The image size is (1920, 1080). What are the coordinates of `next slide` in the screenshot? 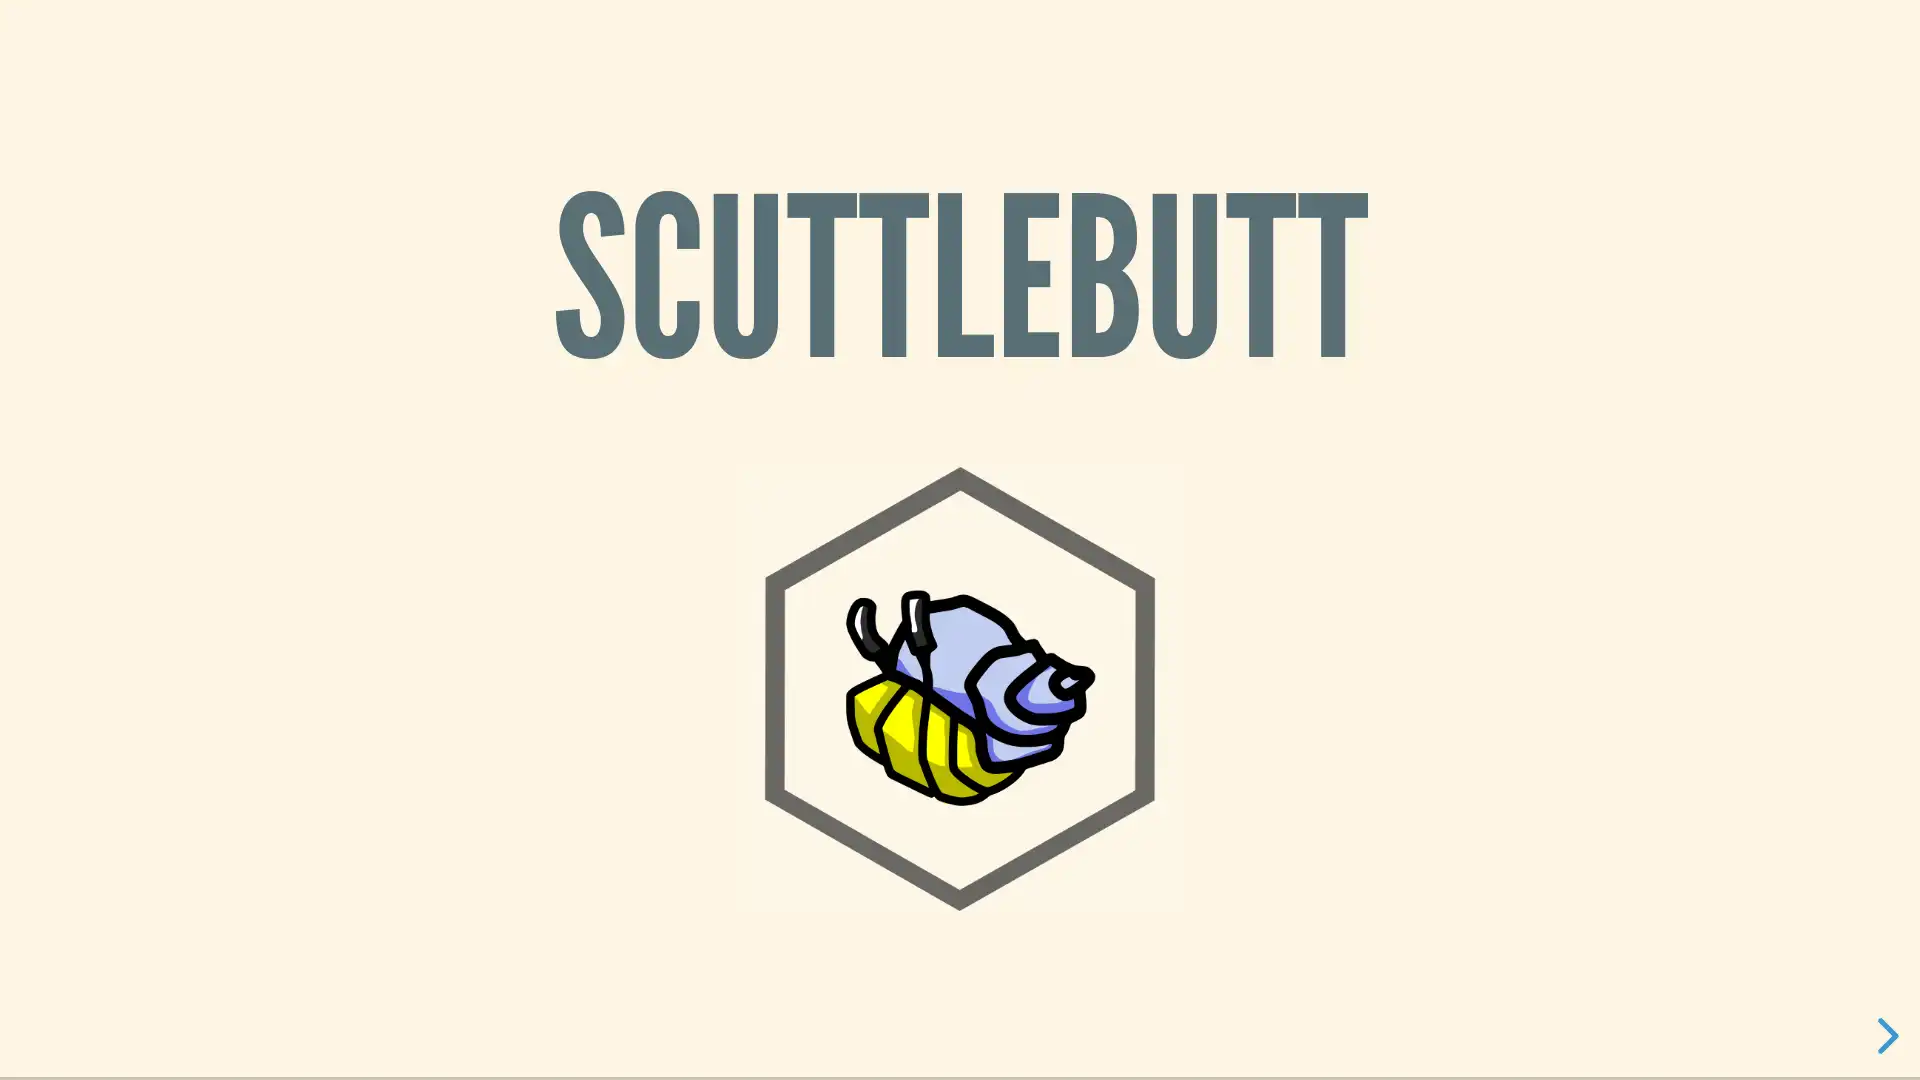 It's located at (1879, 1035).